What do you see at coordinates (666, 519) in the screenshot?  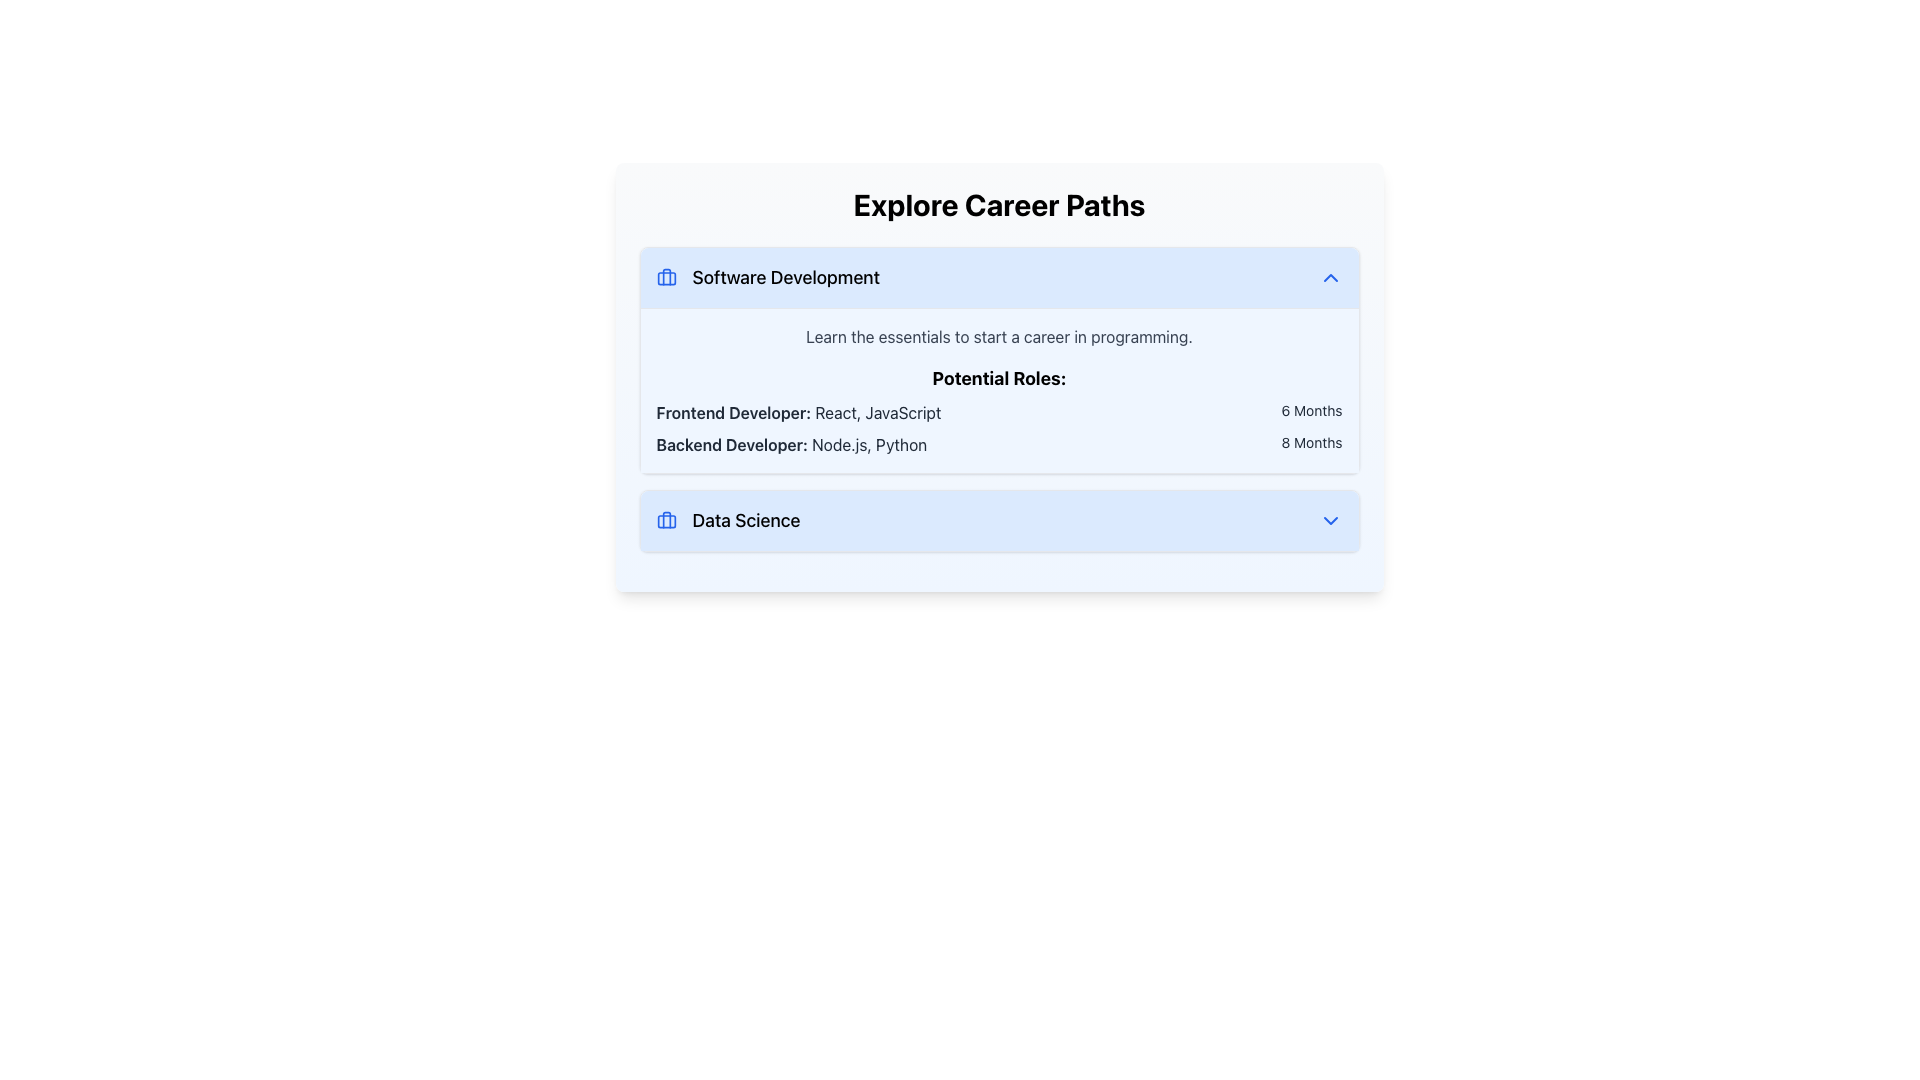 I see `the blue briefcase icon located at the start of the 'Data Science' section, which is styled with a thin stroke outline and has rounded edges` at bounding box center [666, 519].